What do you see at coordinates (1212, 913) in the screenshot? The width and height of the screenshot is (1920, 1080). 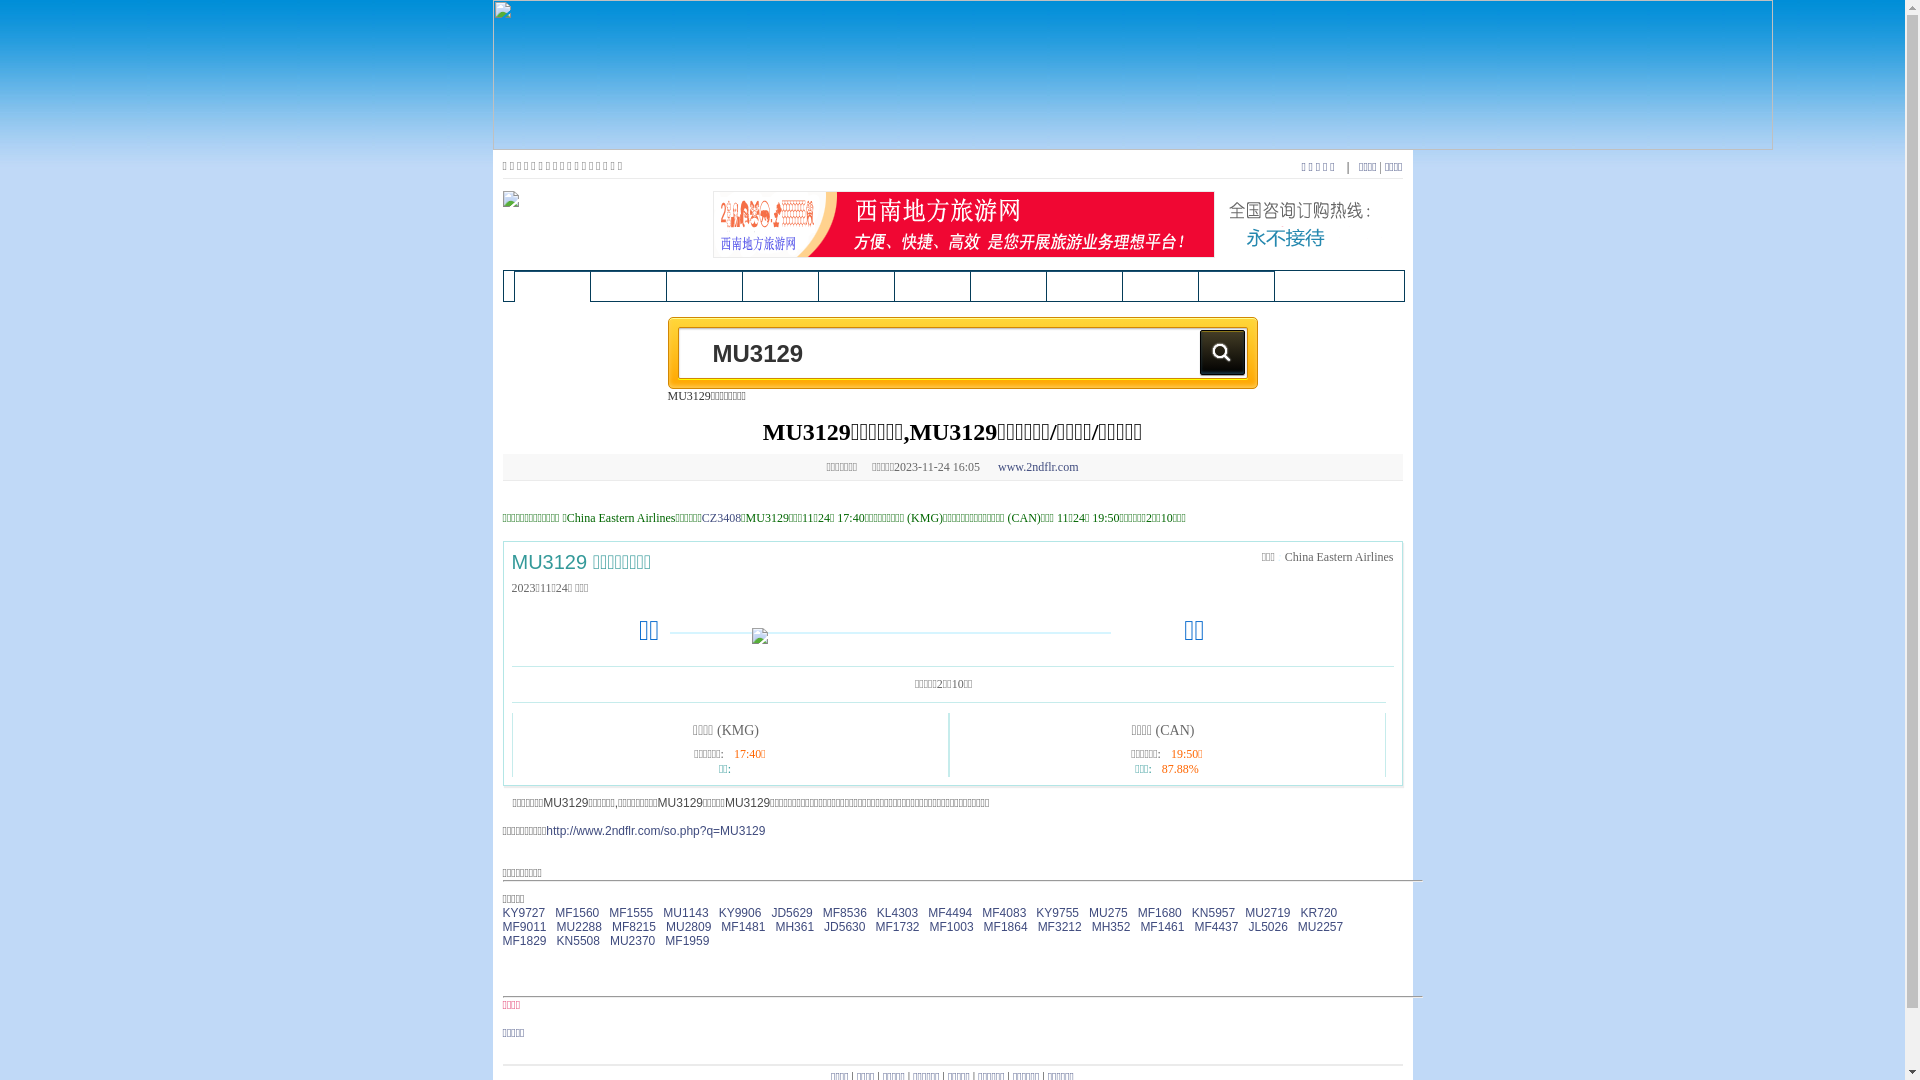 I see `'KN5957'` at bounding box center [1212, 913].